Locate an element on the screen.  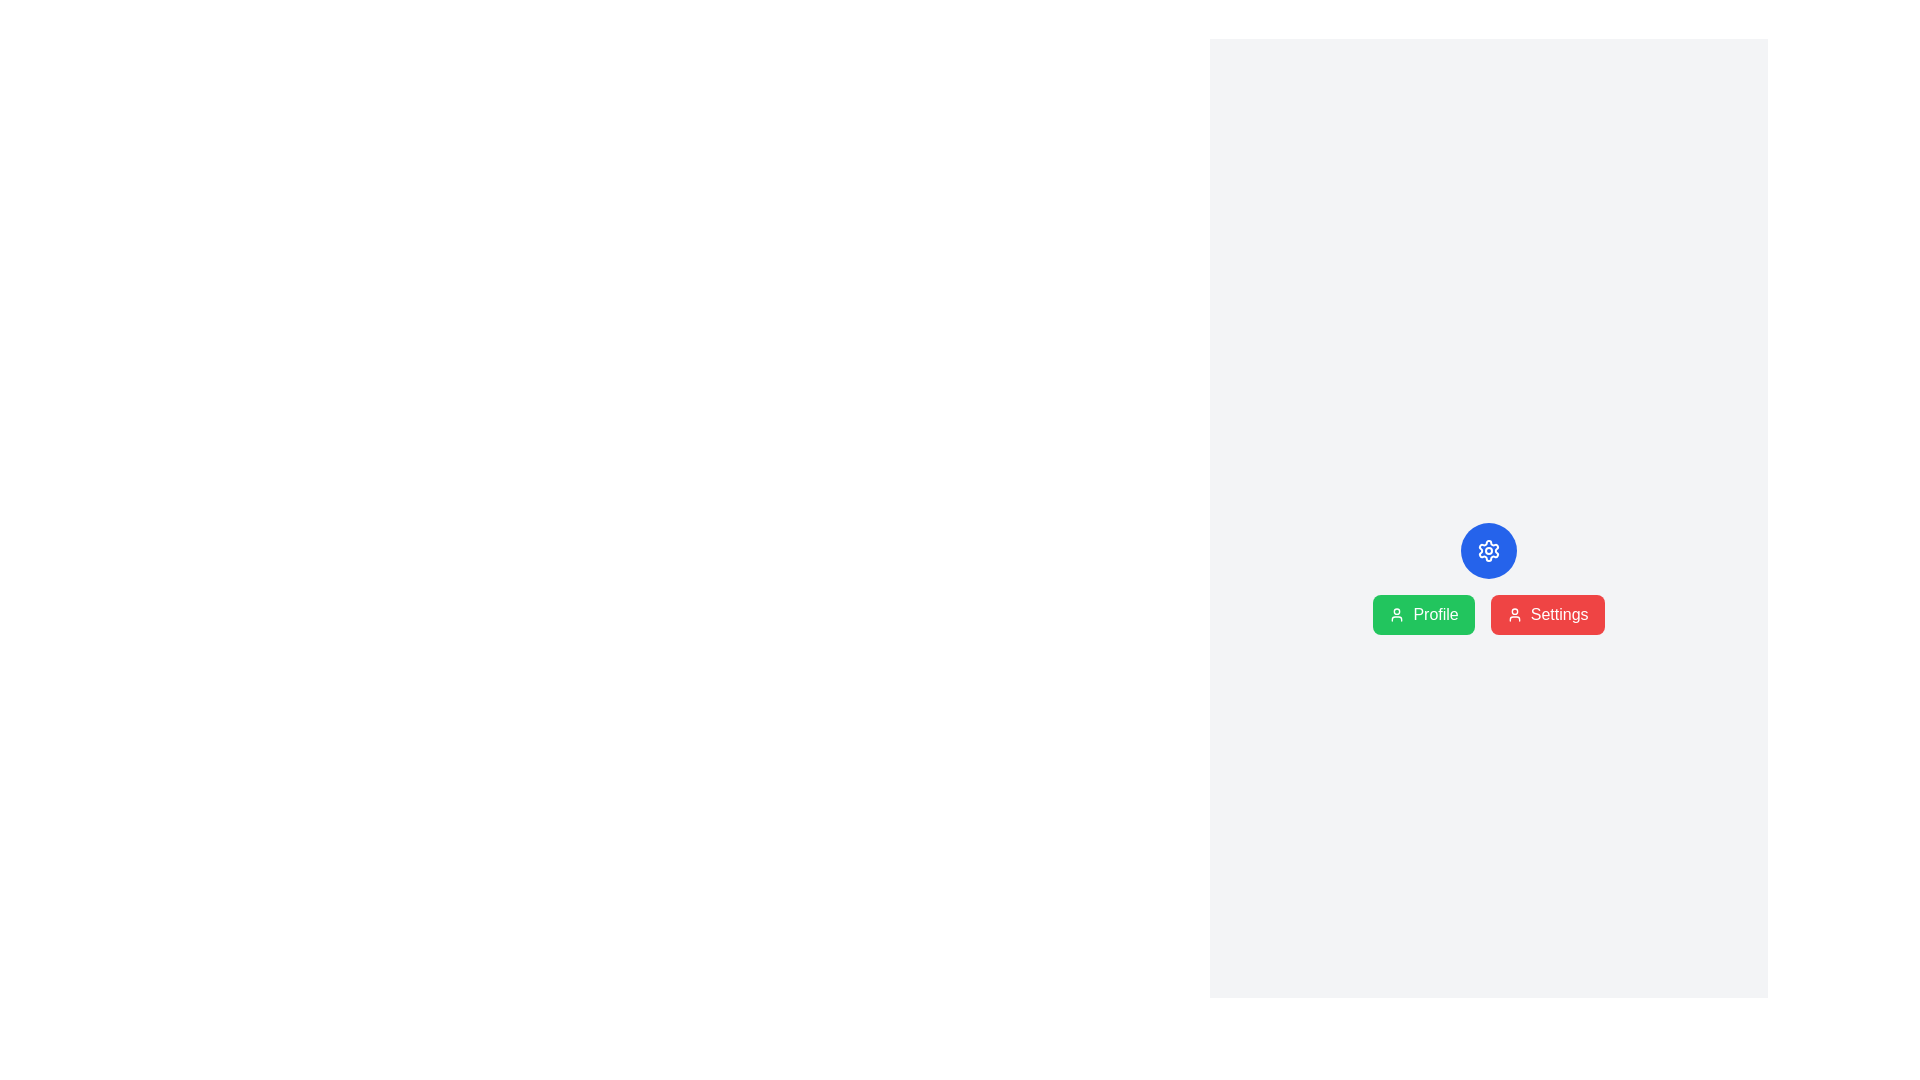
the 'Settings' button, which is the second button in a horizontal set is located at coordinates (1546, 613).